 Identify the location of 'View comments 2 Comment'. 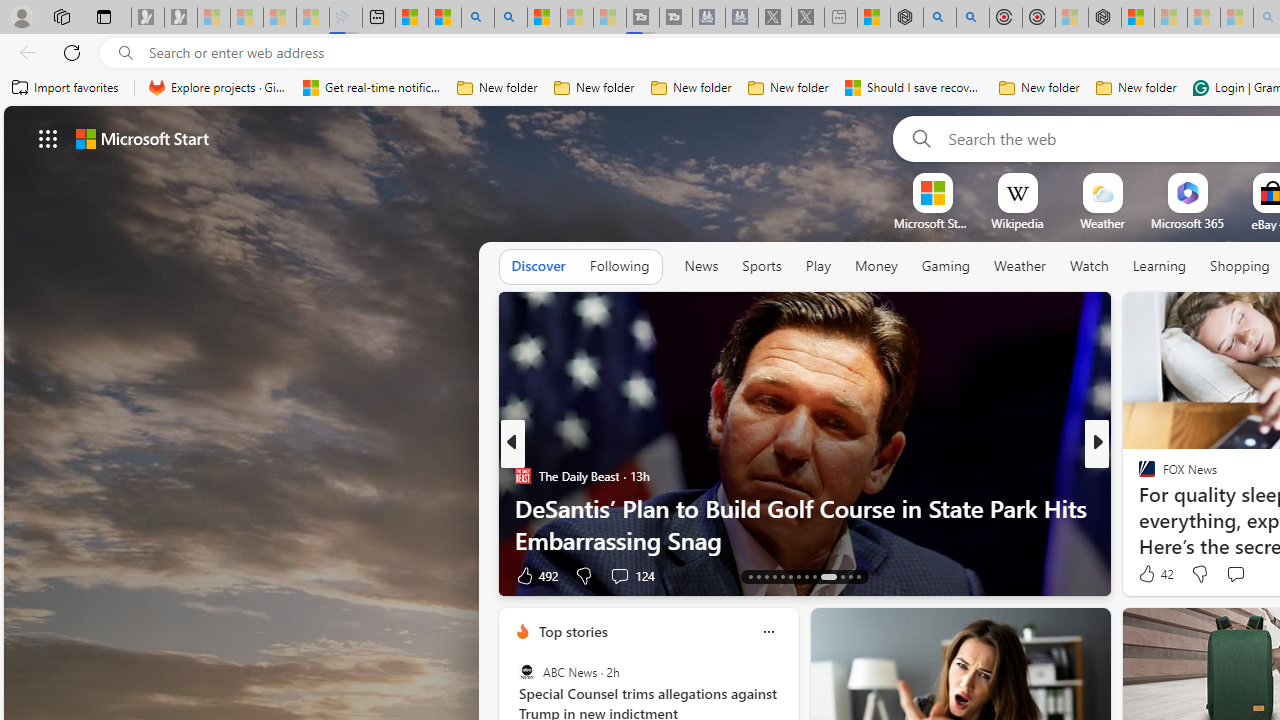
(1234, 575).